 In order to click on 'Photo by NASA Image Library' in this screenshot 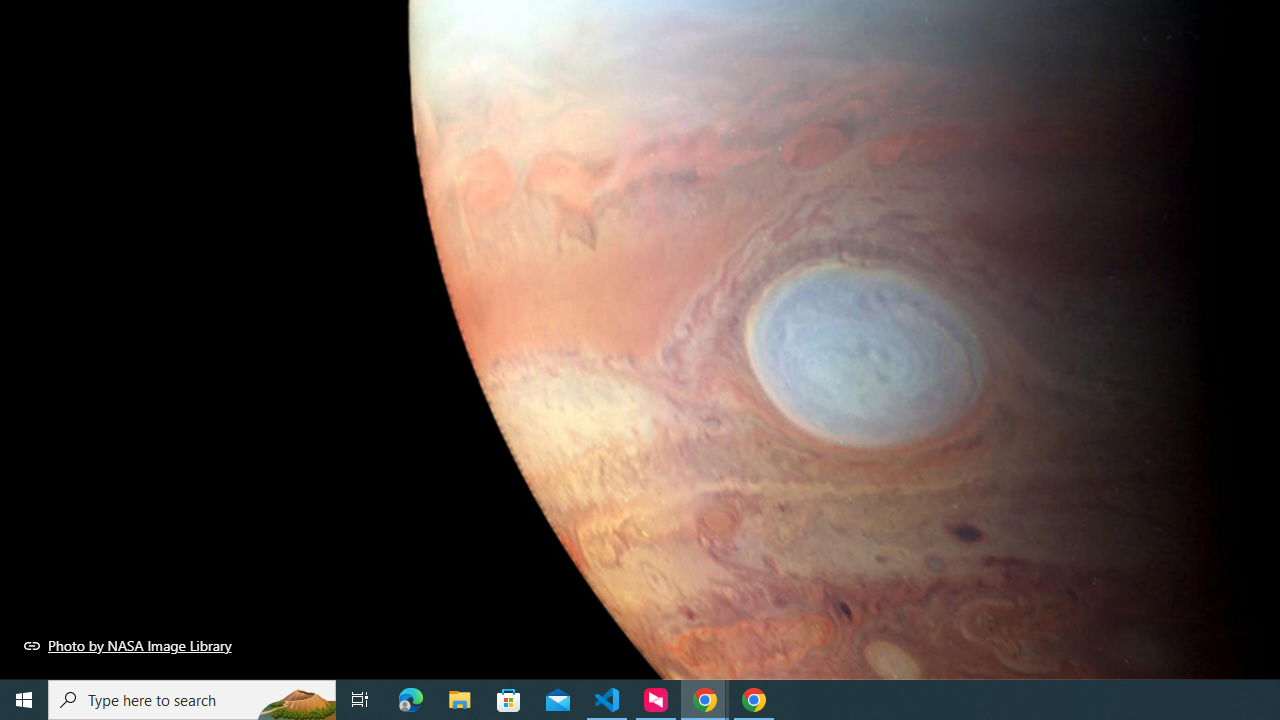, I will do `click(127, 645)`.